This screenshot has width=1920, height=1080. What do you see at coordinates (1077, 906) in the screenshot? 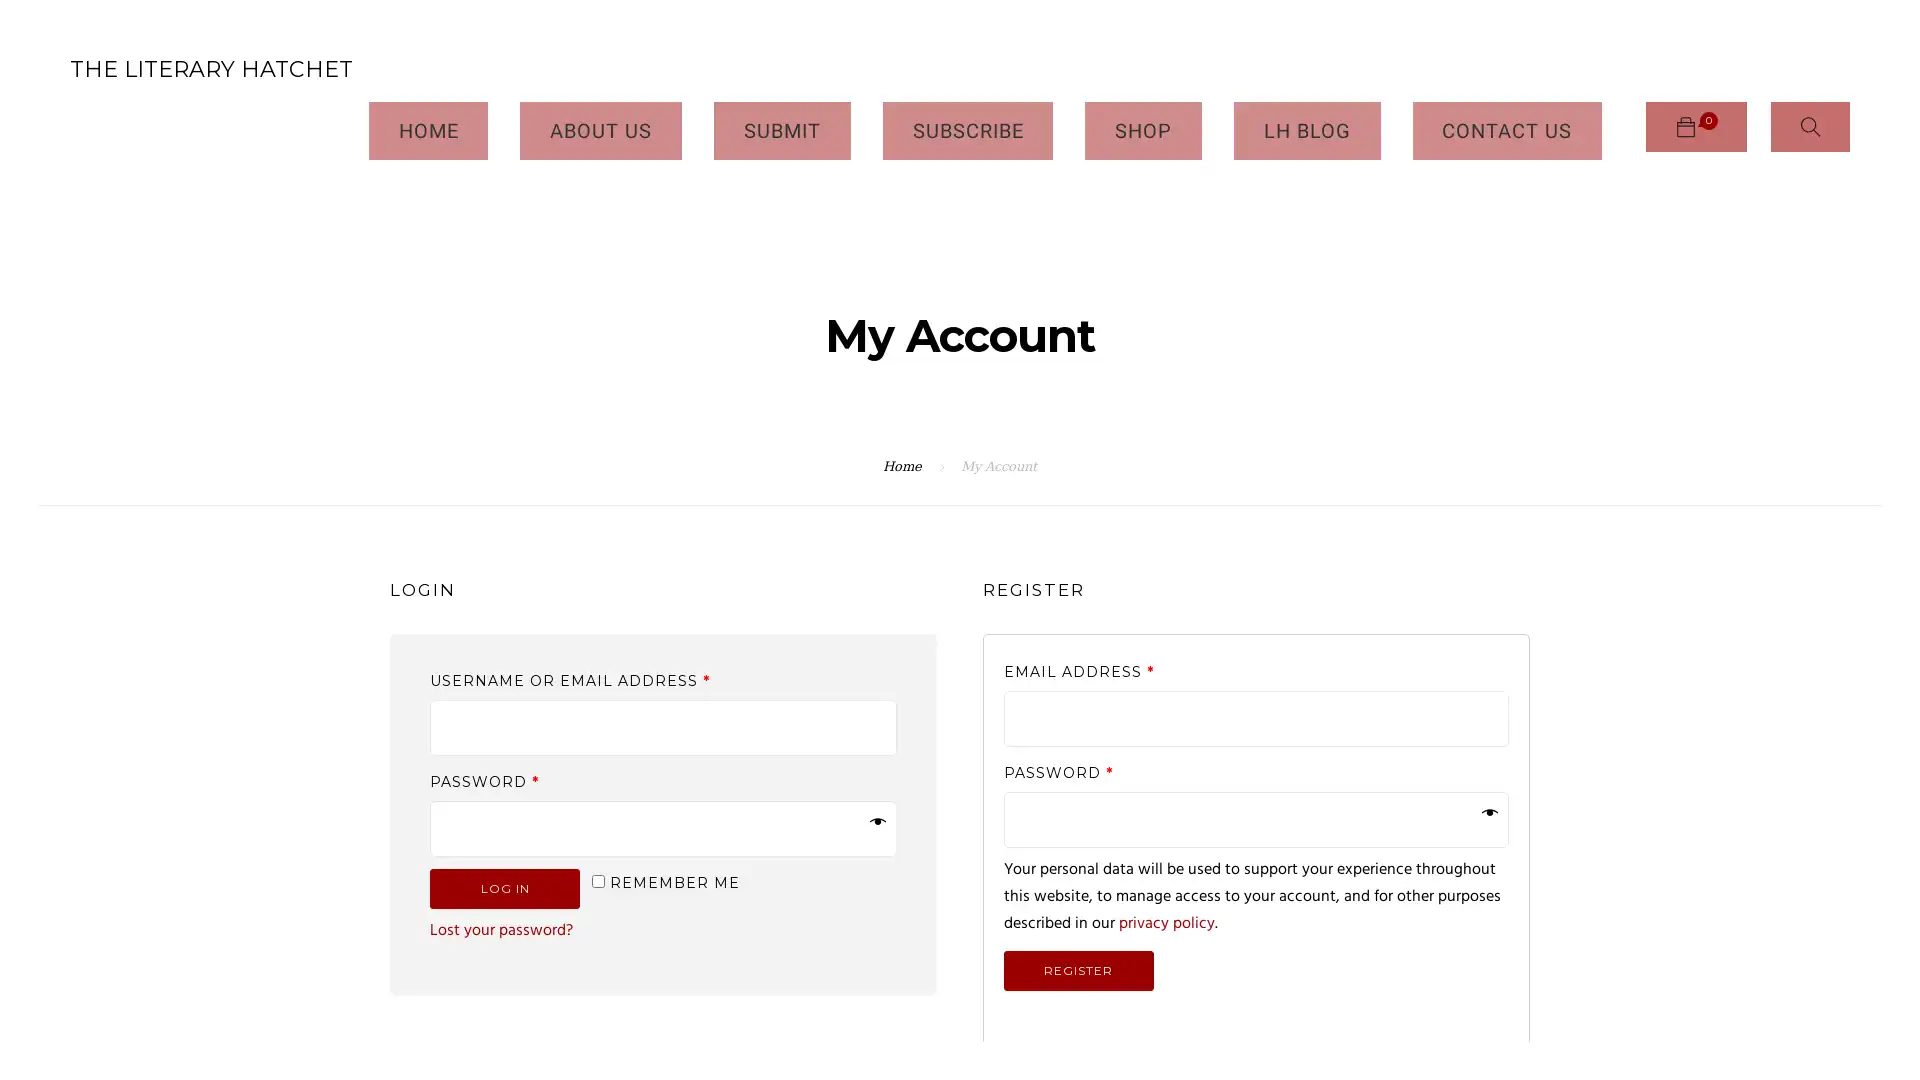
I see `REGISTER` at bounding box center [1077, 906].